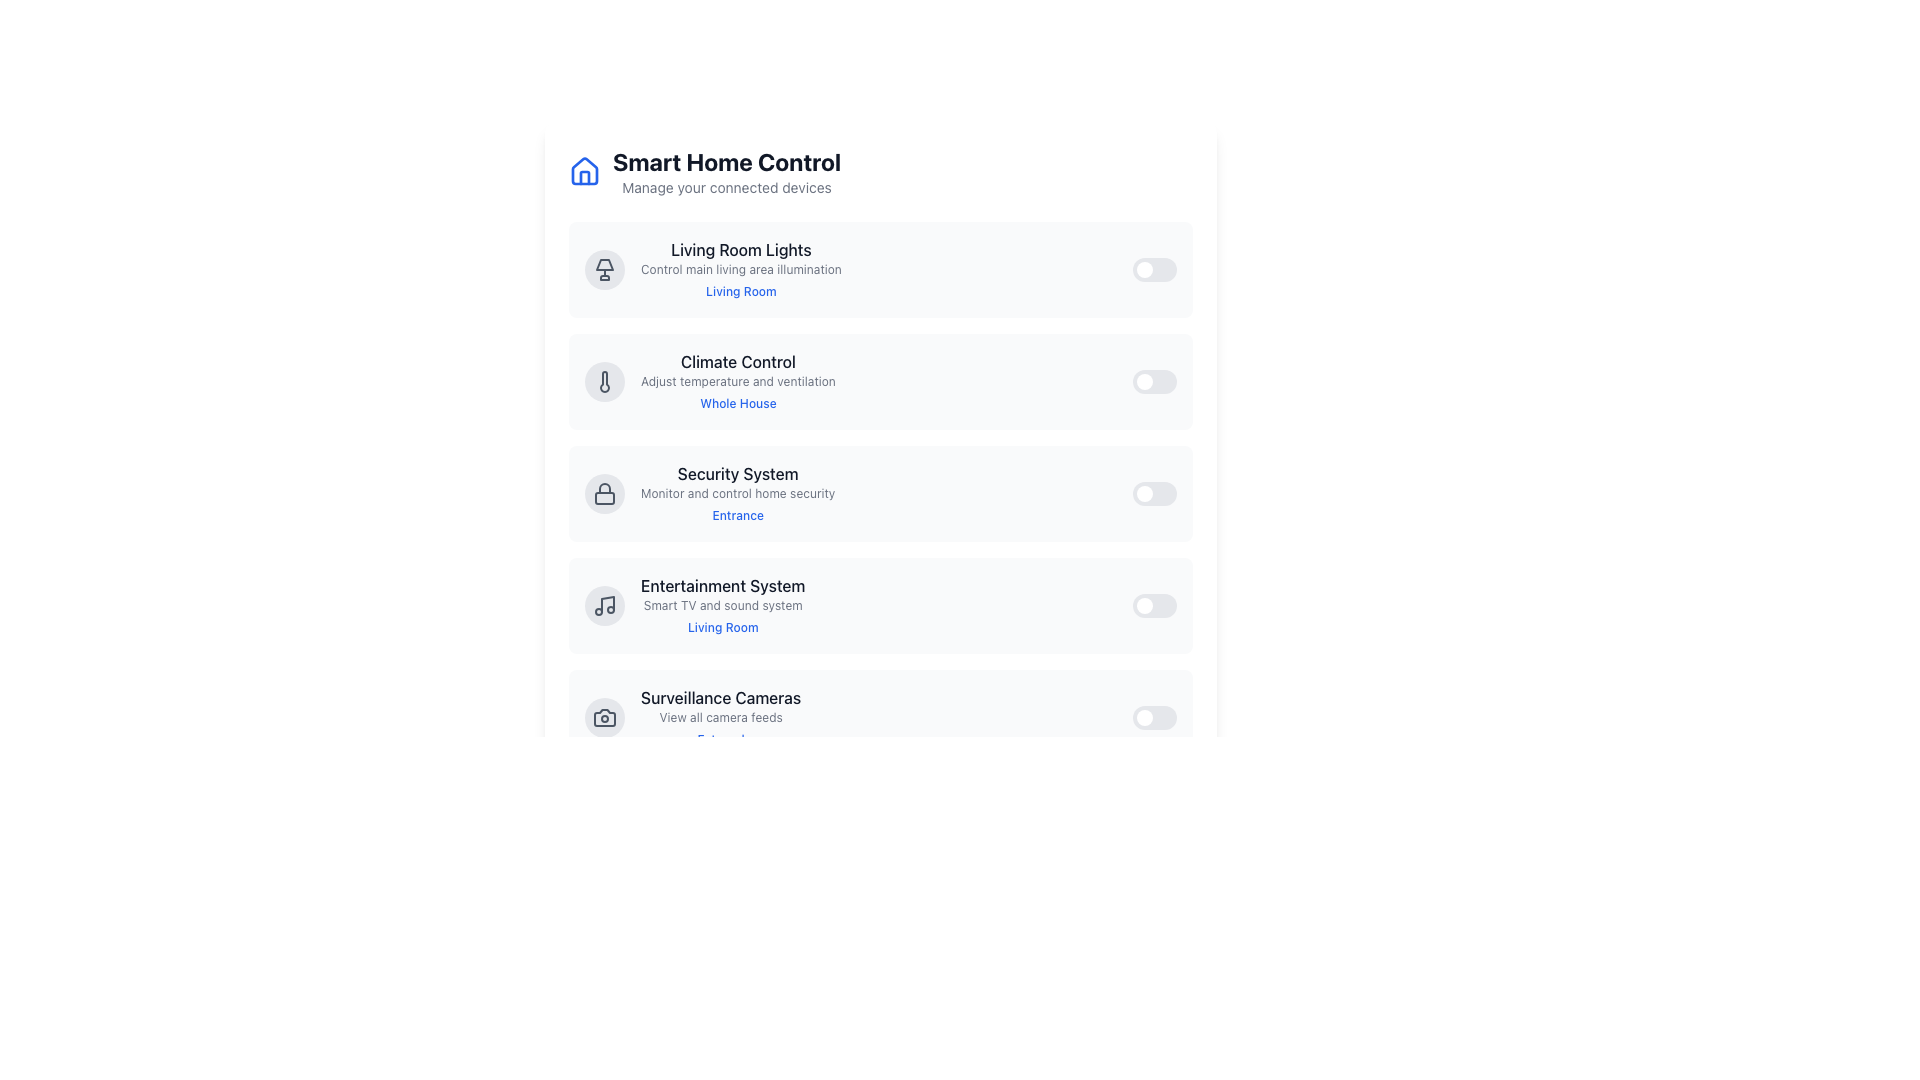 Image resolution: width=1920 pixels, height=1080 pixels. What do you see at coordinates (584, 171) in the screenshot?
I see `the home icon located to the left of the 'Smart Home Control' text in the top section of the interface` at bounding box center [584, 171].